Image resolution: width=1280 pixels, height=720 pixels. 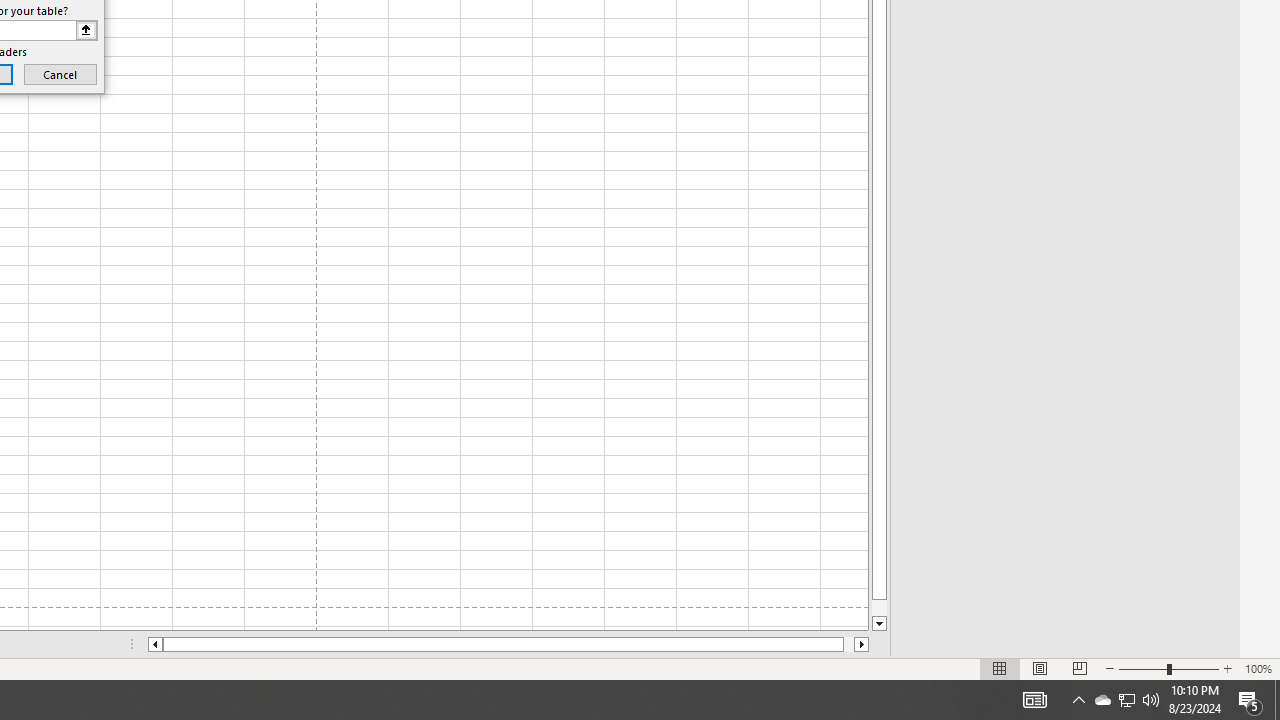 What do you see at coordinates (1143, 669) in the screenshot?
I see `'Zoom Out'` at bounding box center [1143, 669].